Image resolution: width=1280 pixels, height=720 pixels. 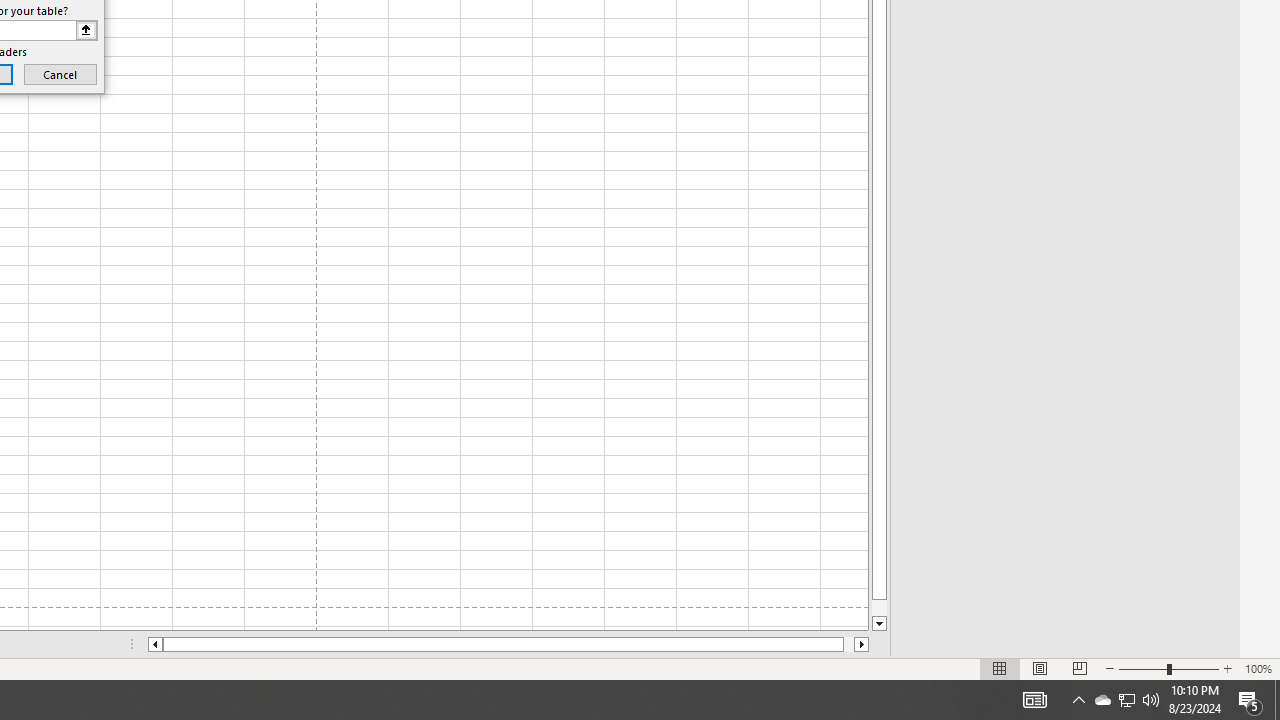 What do you see at coordinates (1143, 669) in the screenshot?
I see `'Zoom Out'` at bounding box center [1143, 669].